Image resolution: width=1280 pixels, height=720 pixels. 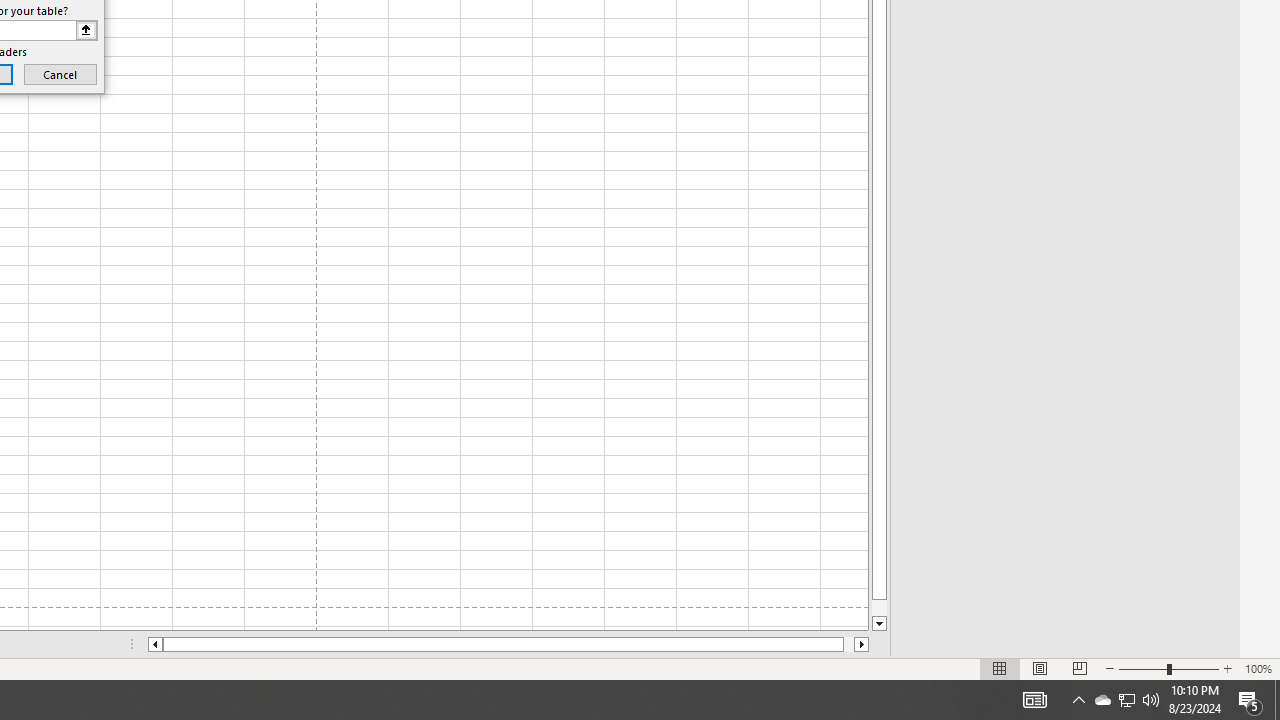 What do you see at coordinates (1143, 669) in the screenshot?
I see `'Zoom Out'` at bounding box center [1143, 669].